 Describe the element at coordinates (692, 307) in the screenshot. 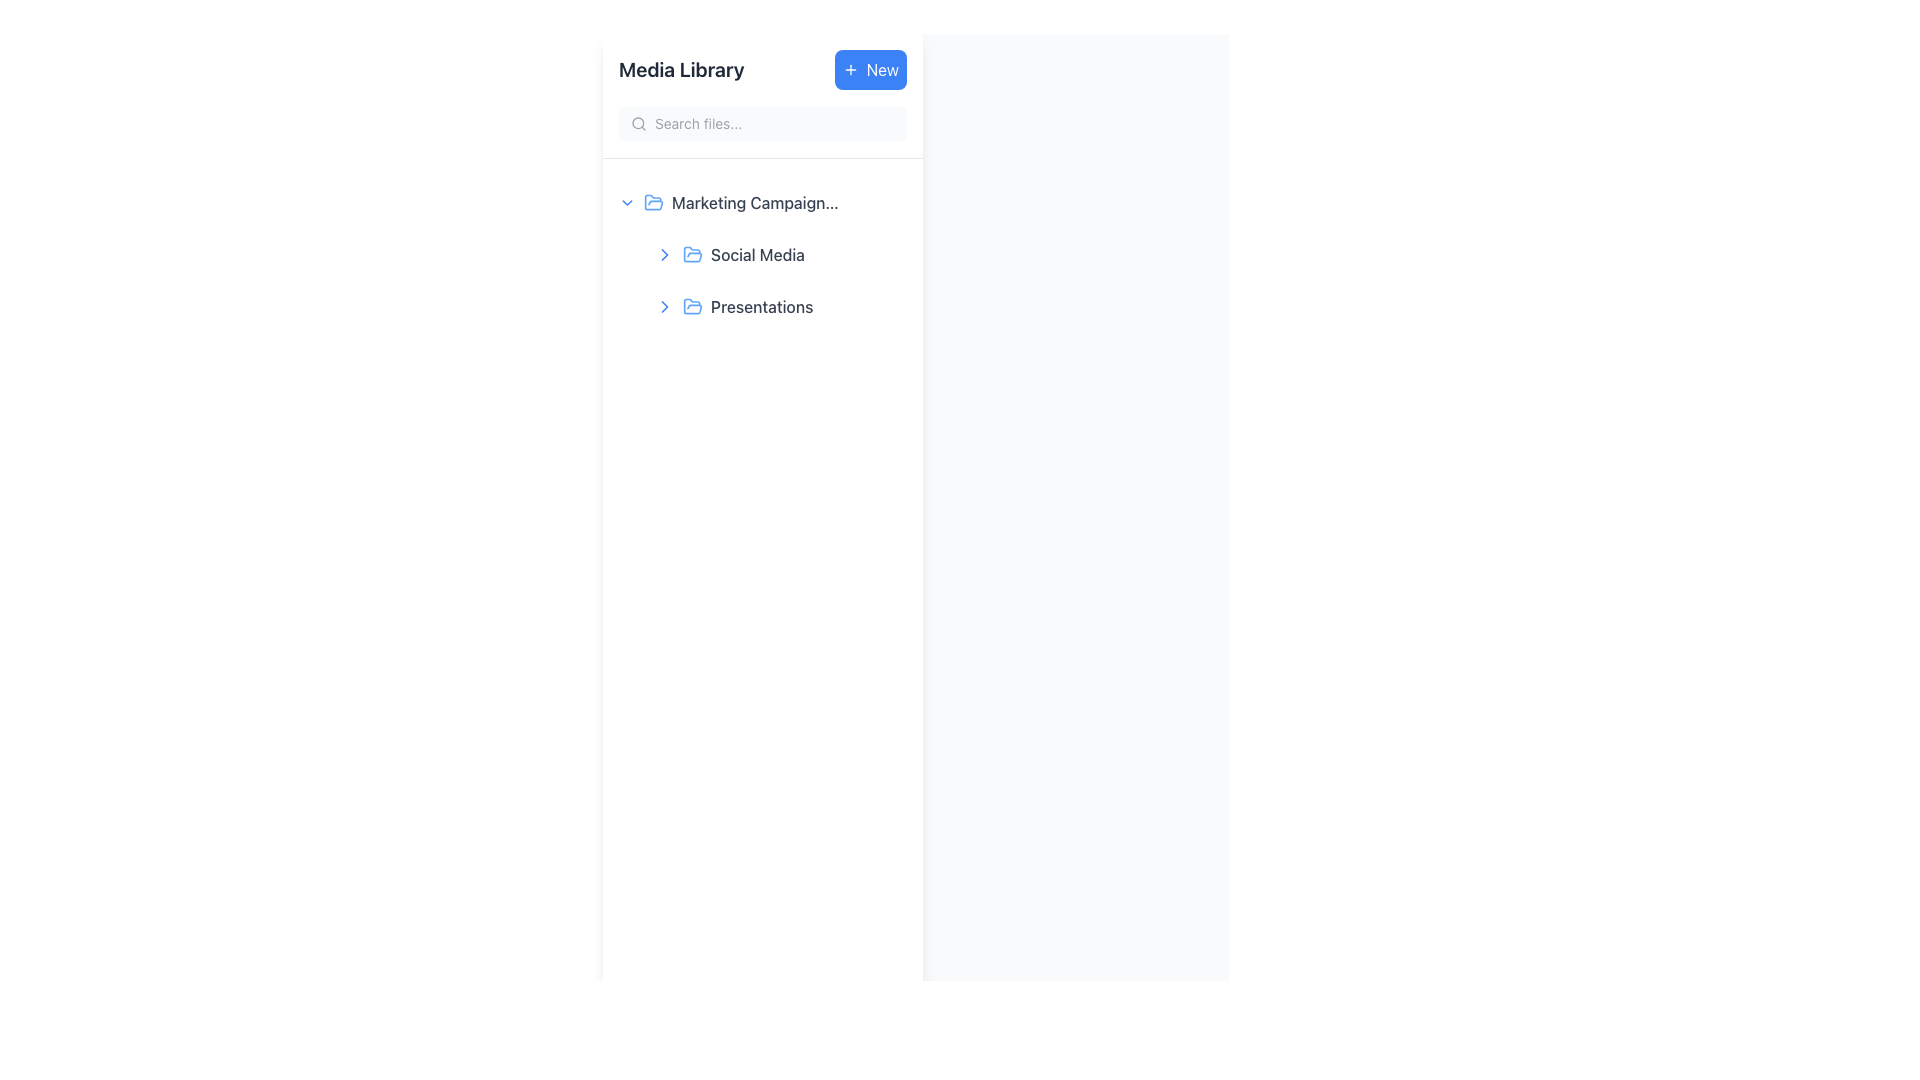

I see `the 'Presentations' folder icon, which visually represents the folder type and is located to the left of the text 'Presentations'` at that location.